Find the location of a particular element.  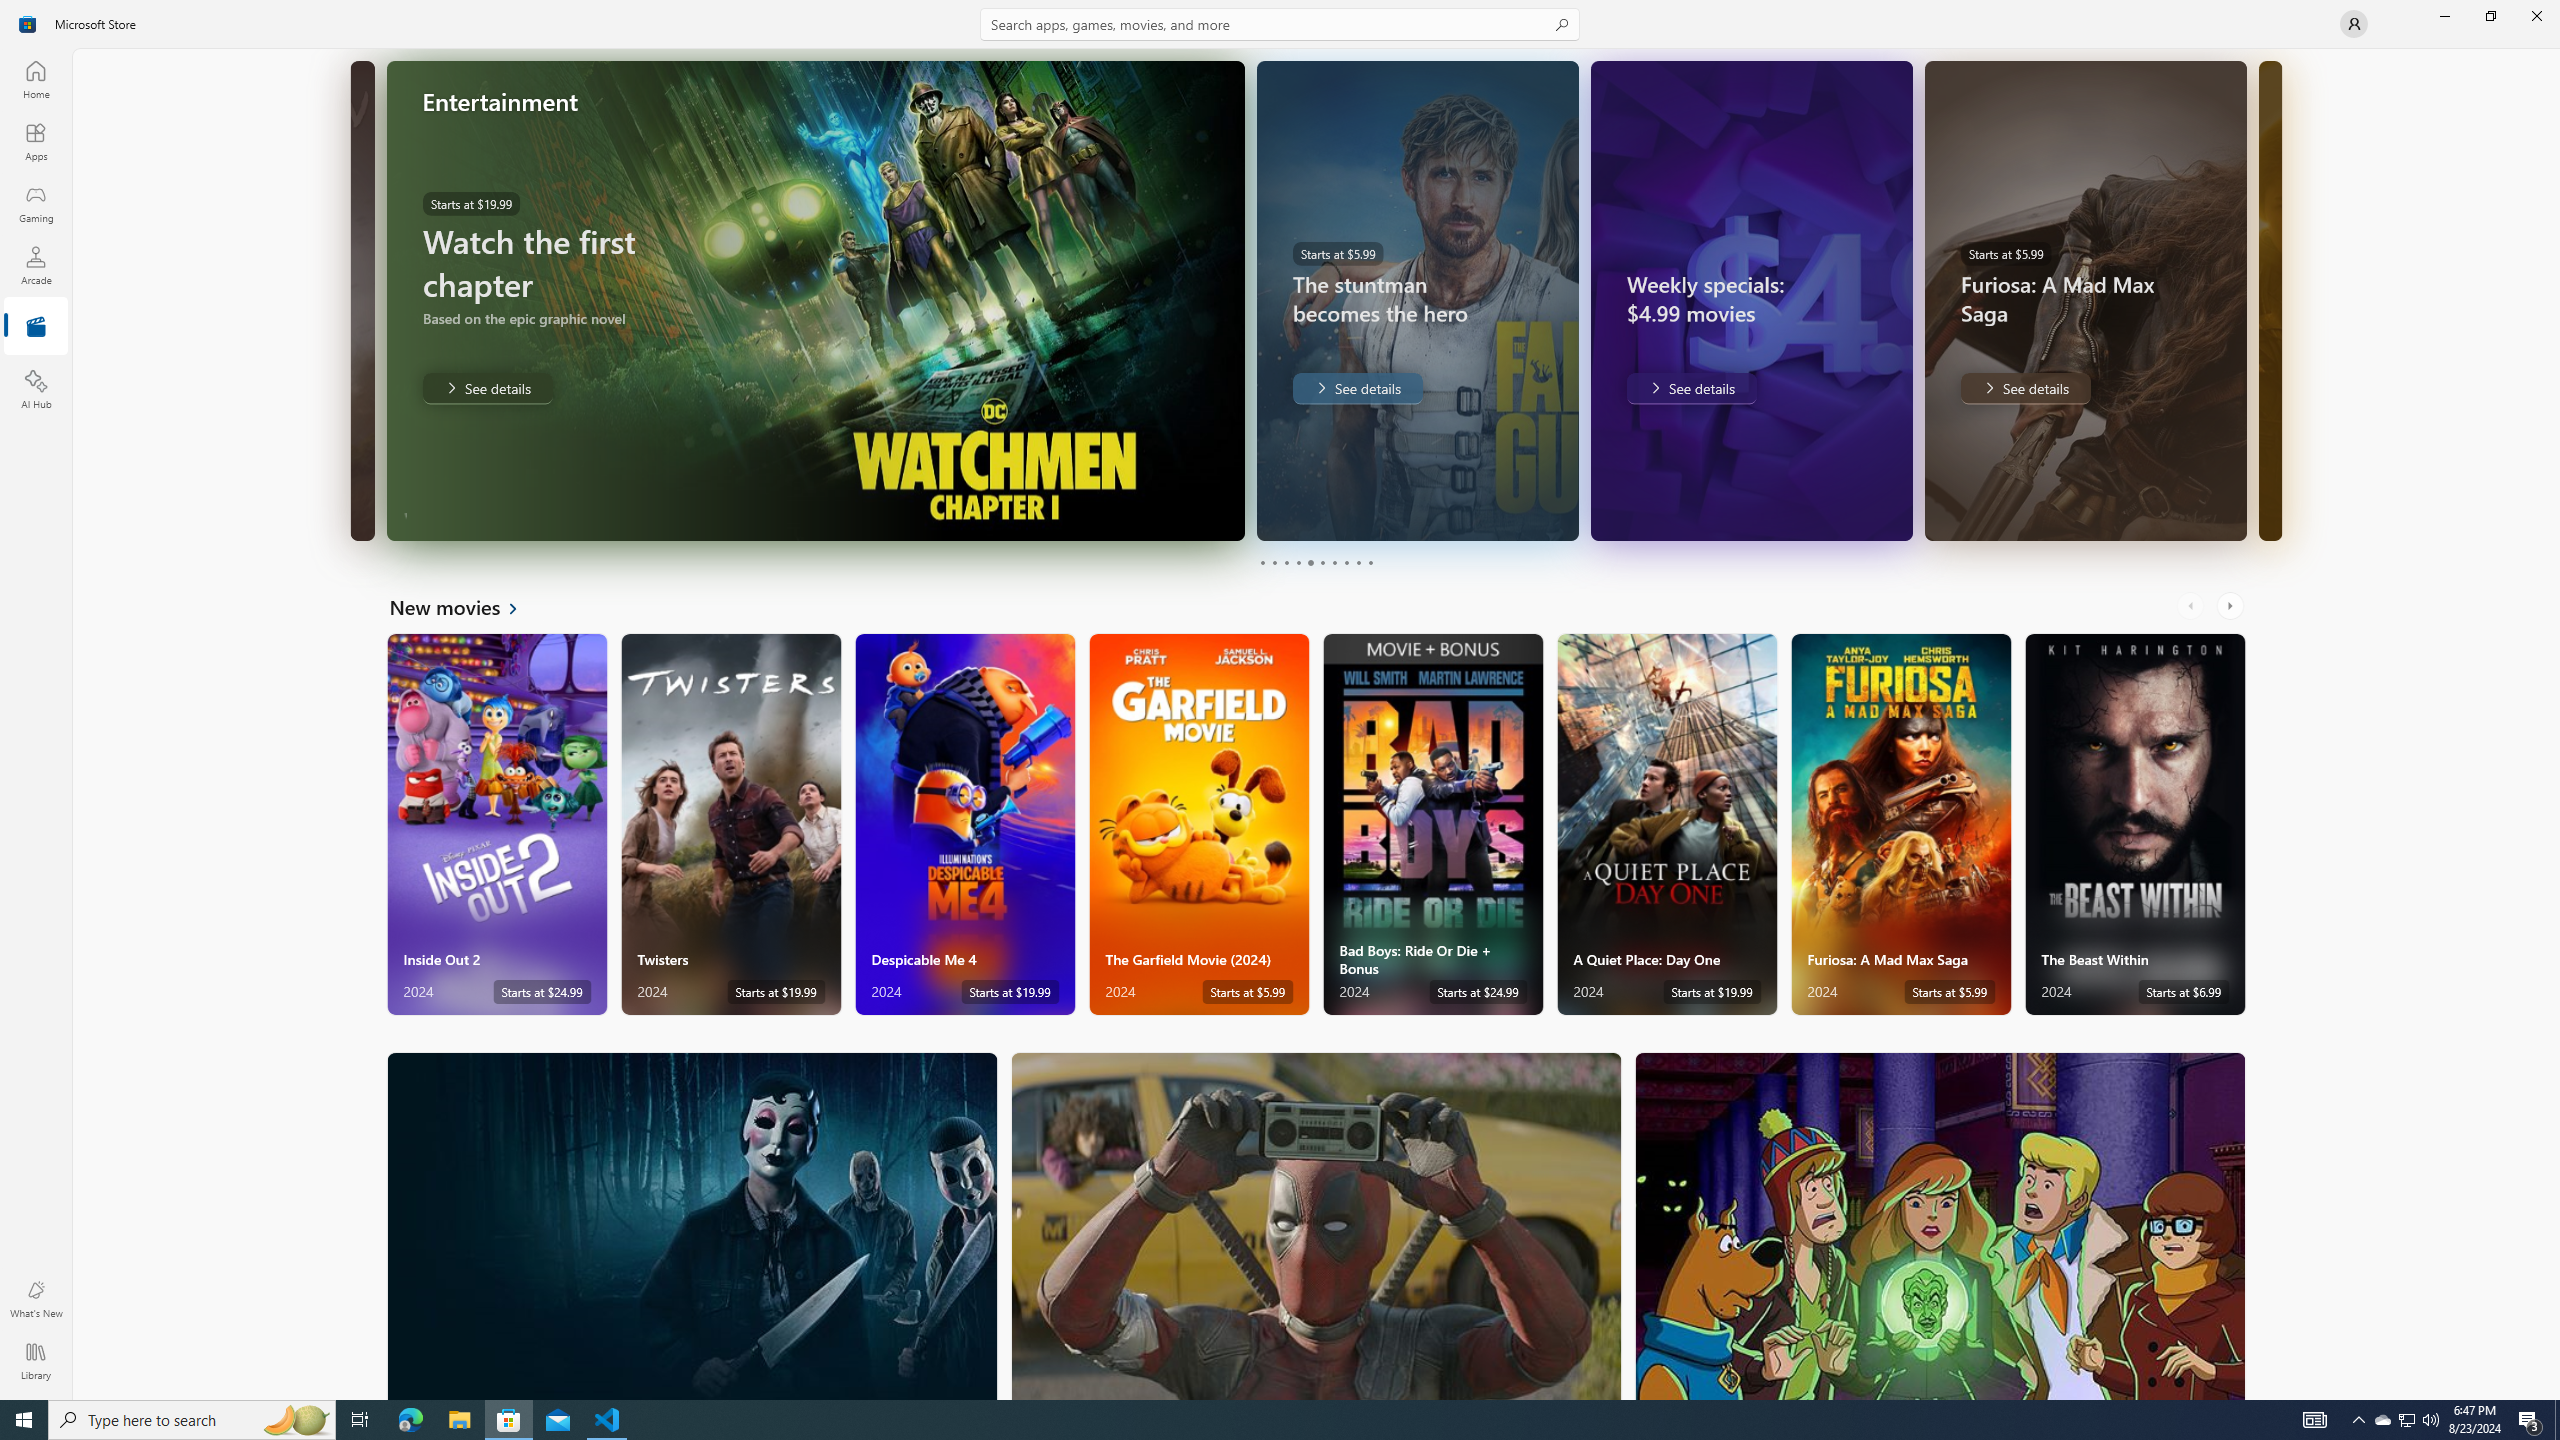

'Page 4' is located at coordinates (1296, 562).